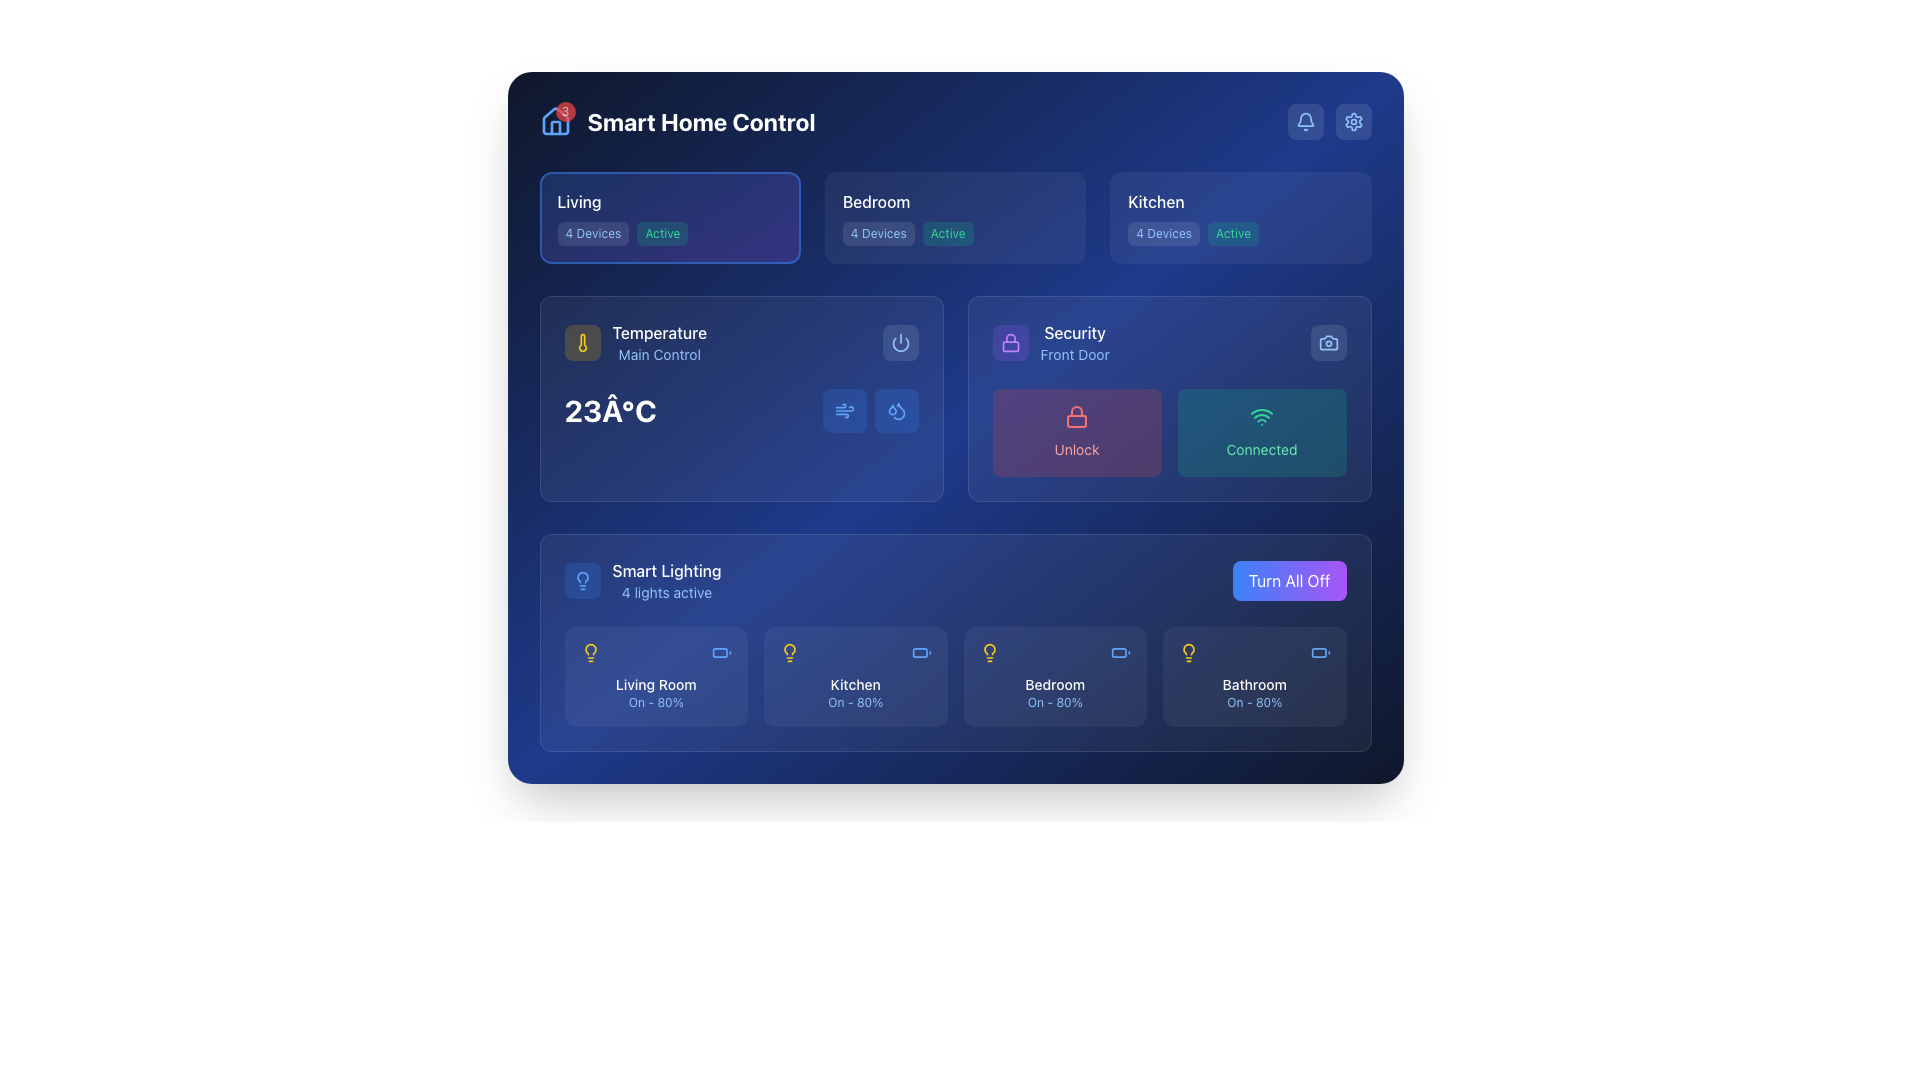 This screenshot has height=1080, width=1920. What do you see at coordinates (1010, 345) in the screenshot?
I see `the decorative shape inside the padlock icon located in the 'Security' section of the UI, which visually represents the body of the padlock` at bounding box center [1010, 345].